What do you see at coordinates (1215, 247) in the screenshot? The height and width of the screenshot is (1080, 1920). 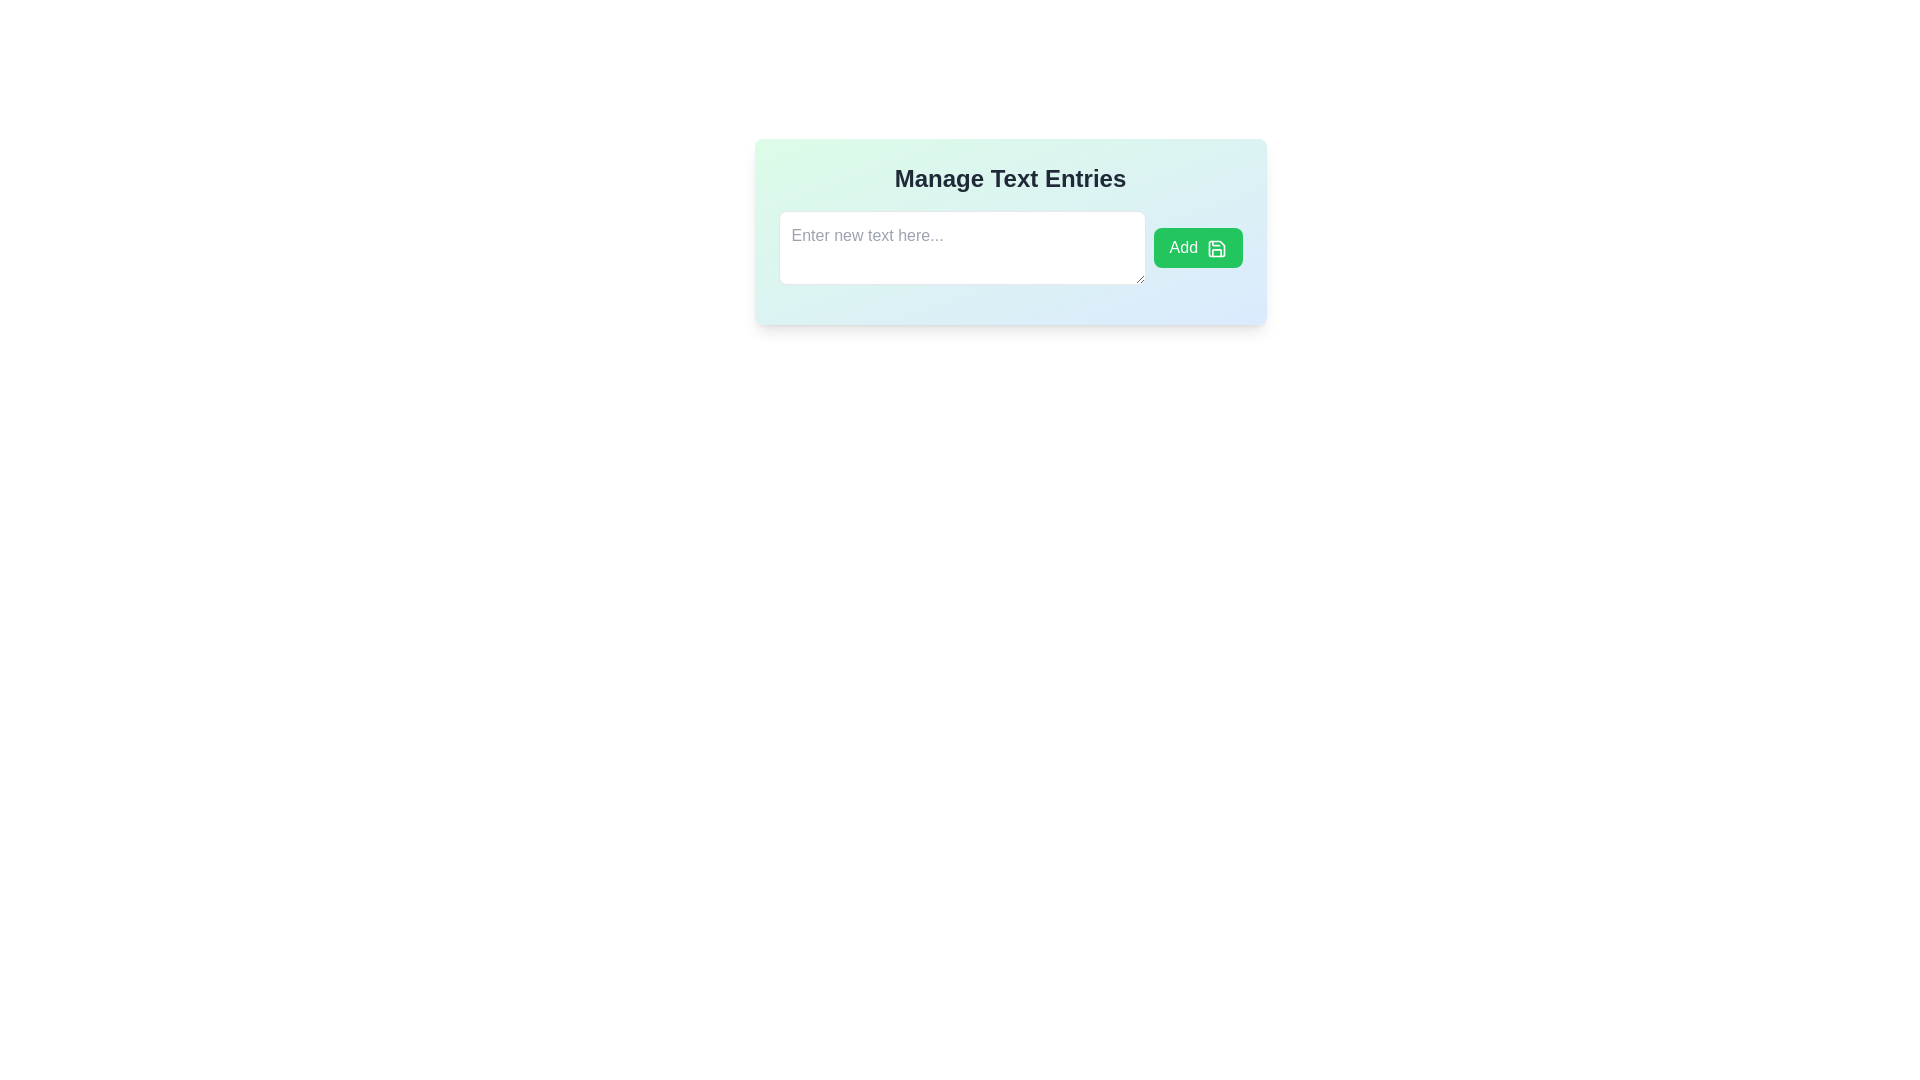 I see `the small save icon with a green background located to the right of the 'Add' button` at bounding box center [1215, 247].